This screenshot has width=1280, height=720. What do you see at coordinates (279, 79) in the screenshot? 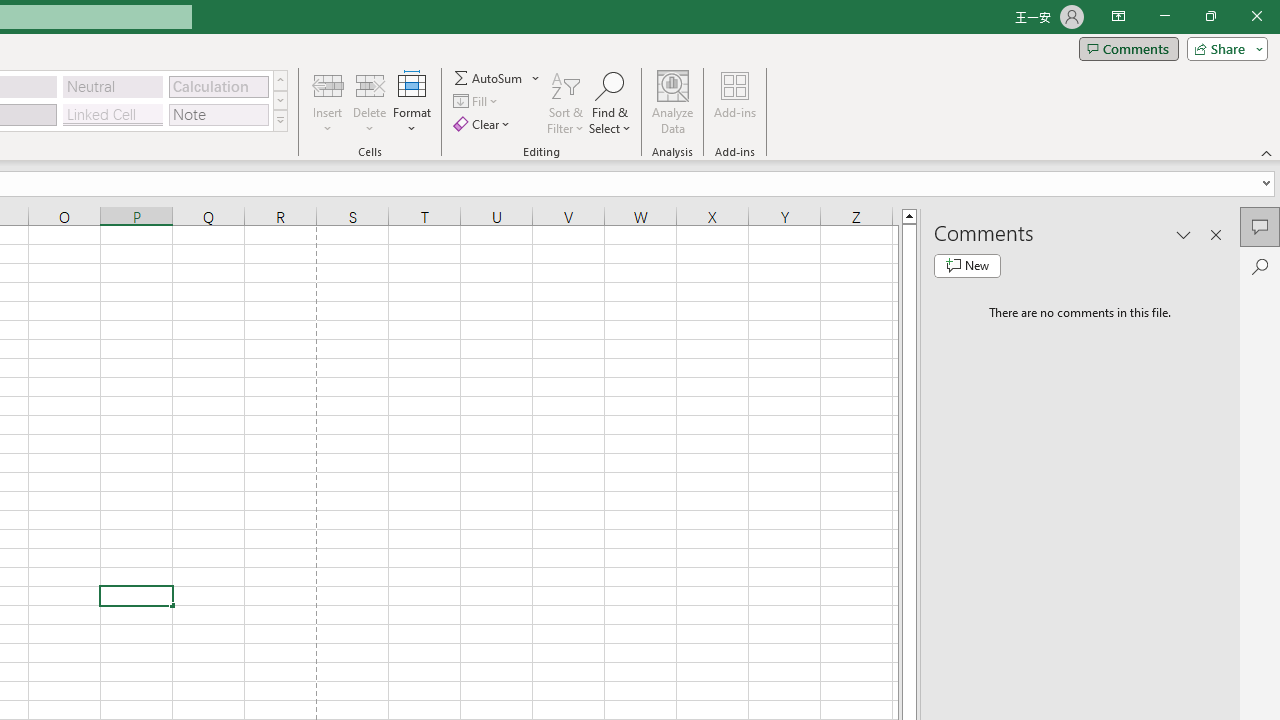
I see `'Row up'` at bounding box center [279, 79].